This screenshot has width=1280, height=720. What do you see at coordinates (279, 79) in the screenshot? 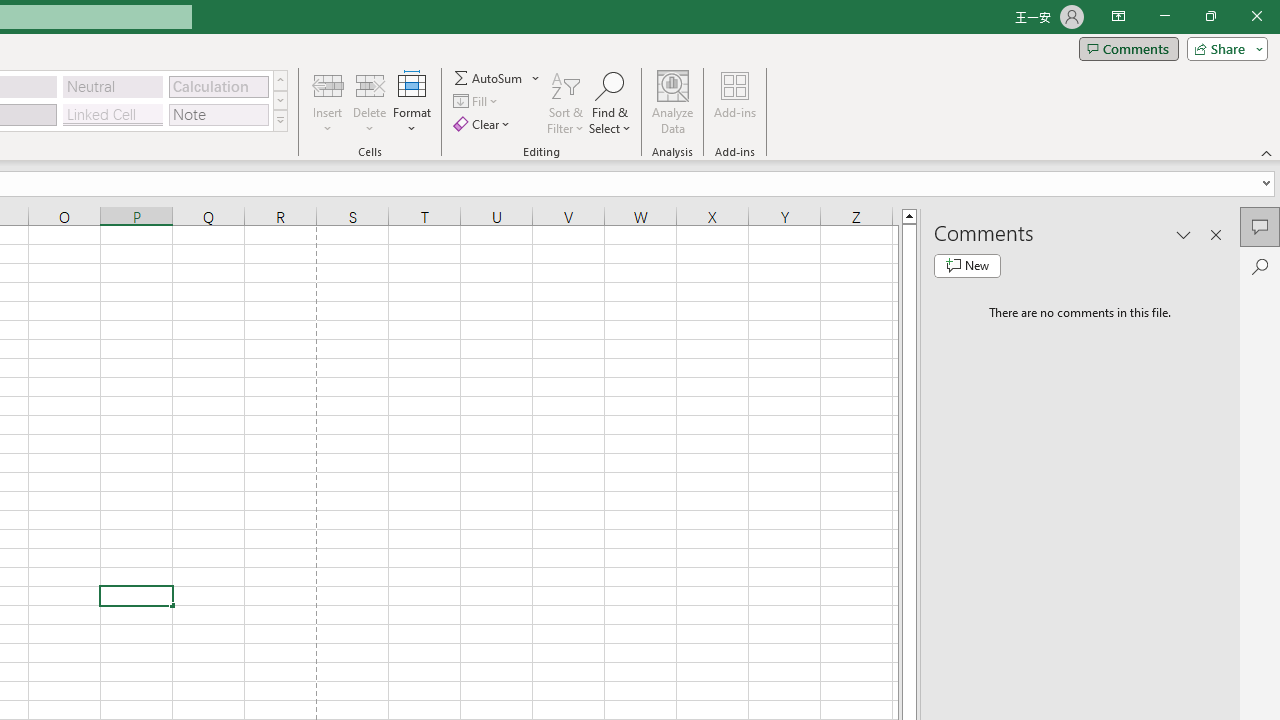
I see `'Row up'` at bounding box center [279, 79].